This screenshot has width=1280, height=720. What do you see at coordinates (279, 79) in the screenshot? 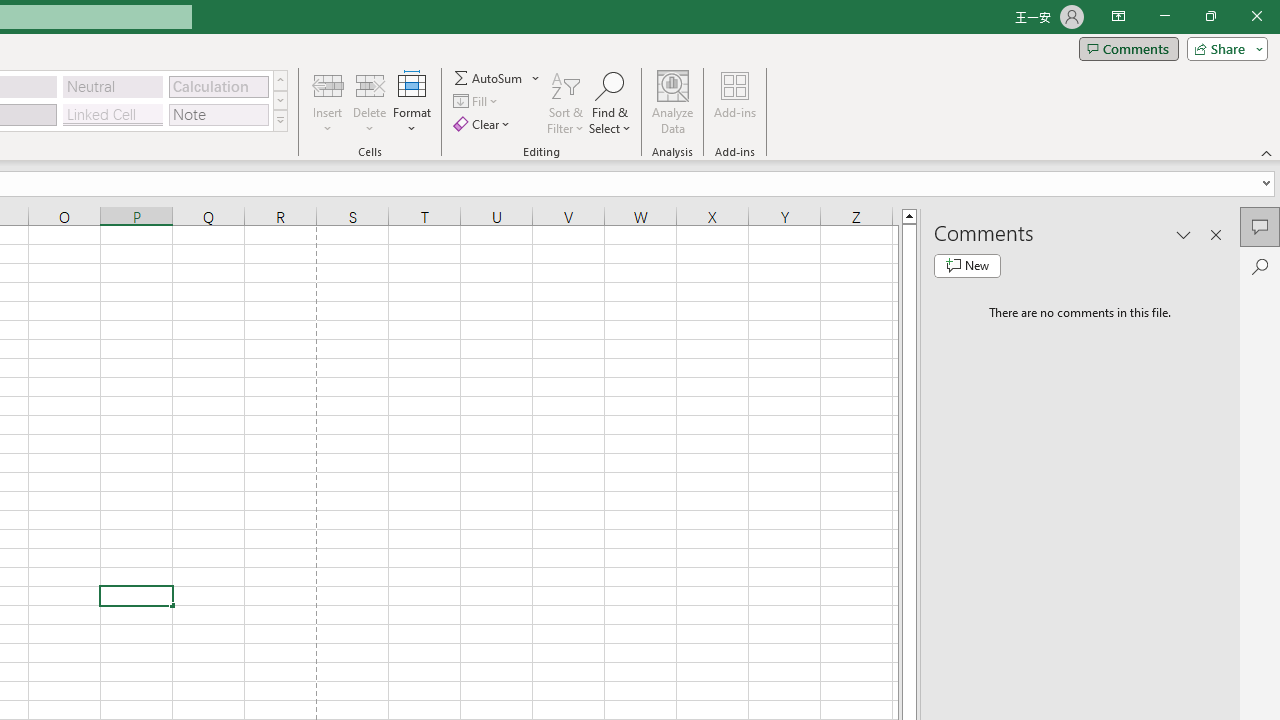
I see `'Row up'` at bounding box center [279, 79].